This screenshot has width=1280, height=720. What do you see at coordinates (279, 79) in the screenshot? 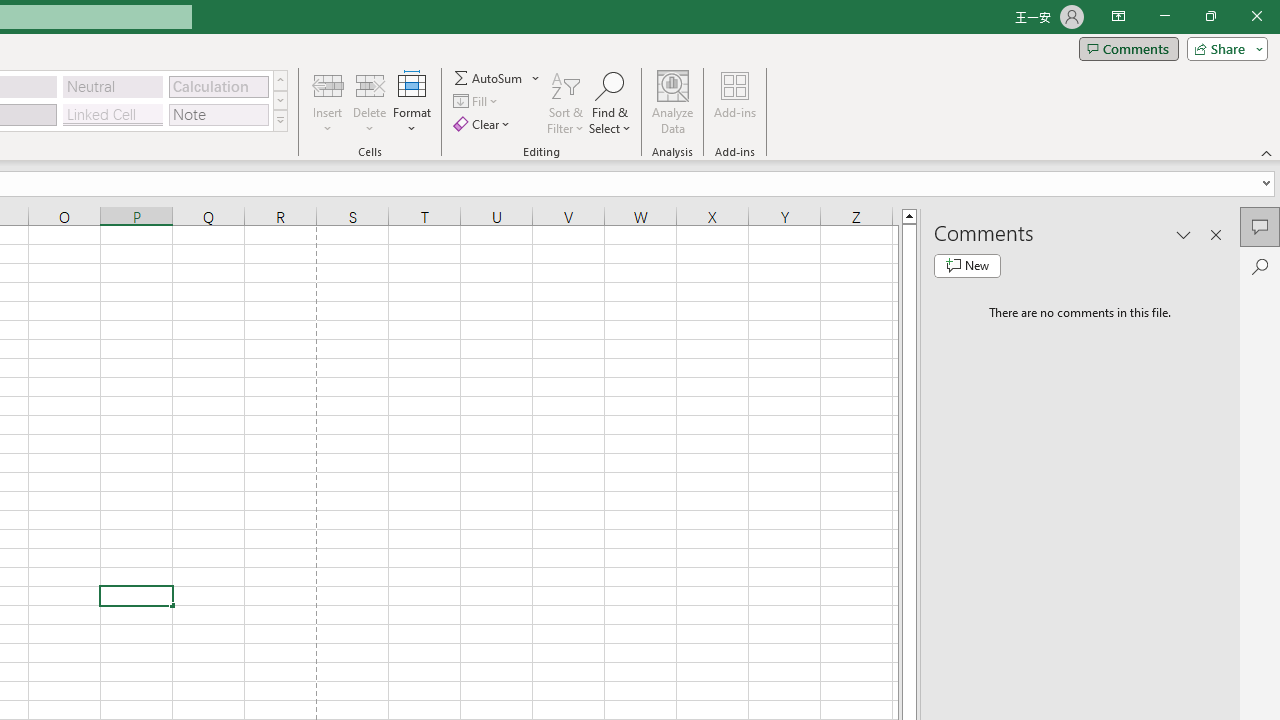
I see `'Row up'` at bounding box center [279, 79].